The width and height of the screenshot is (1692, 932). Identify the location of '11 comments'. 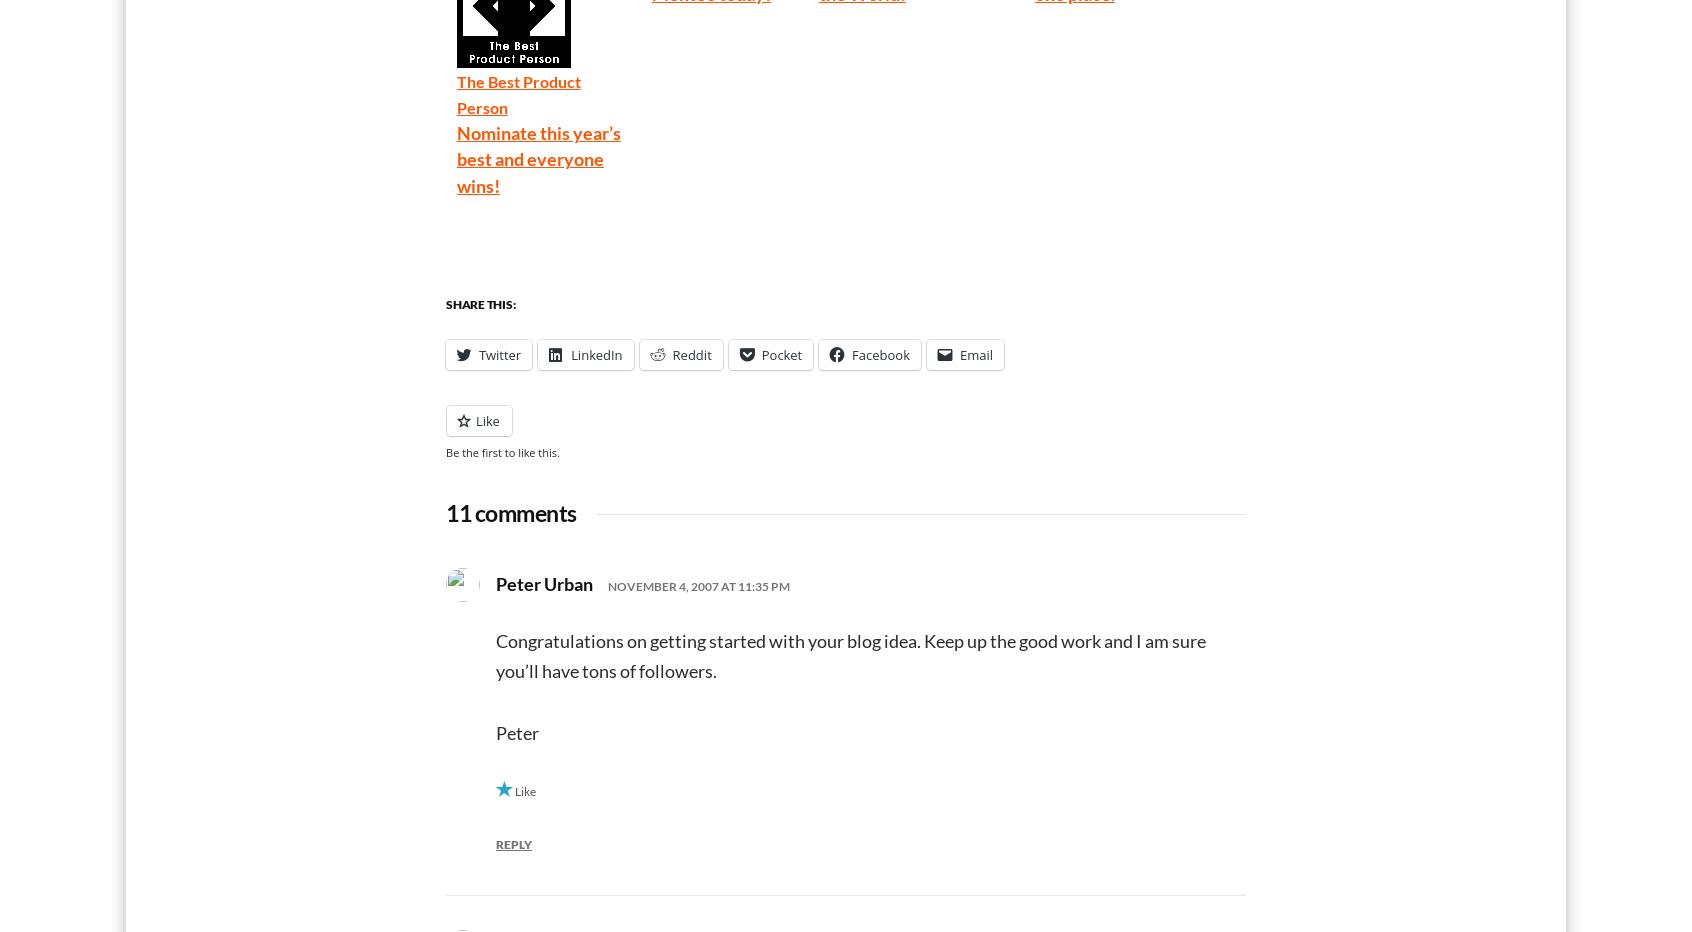
(511, 511).